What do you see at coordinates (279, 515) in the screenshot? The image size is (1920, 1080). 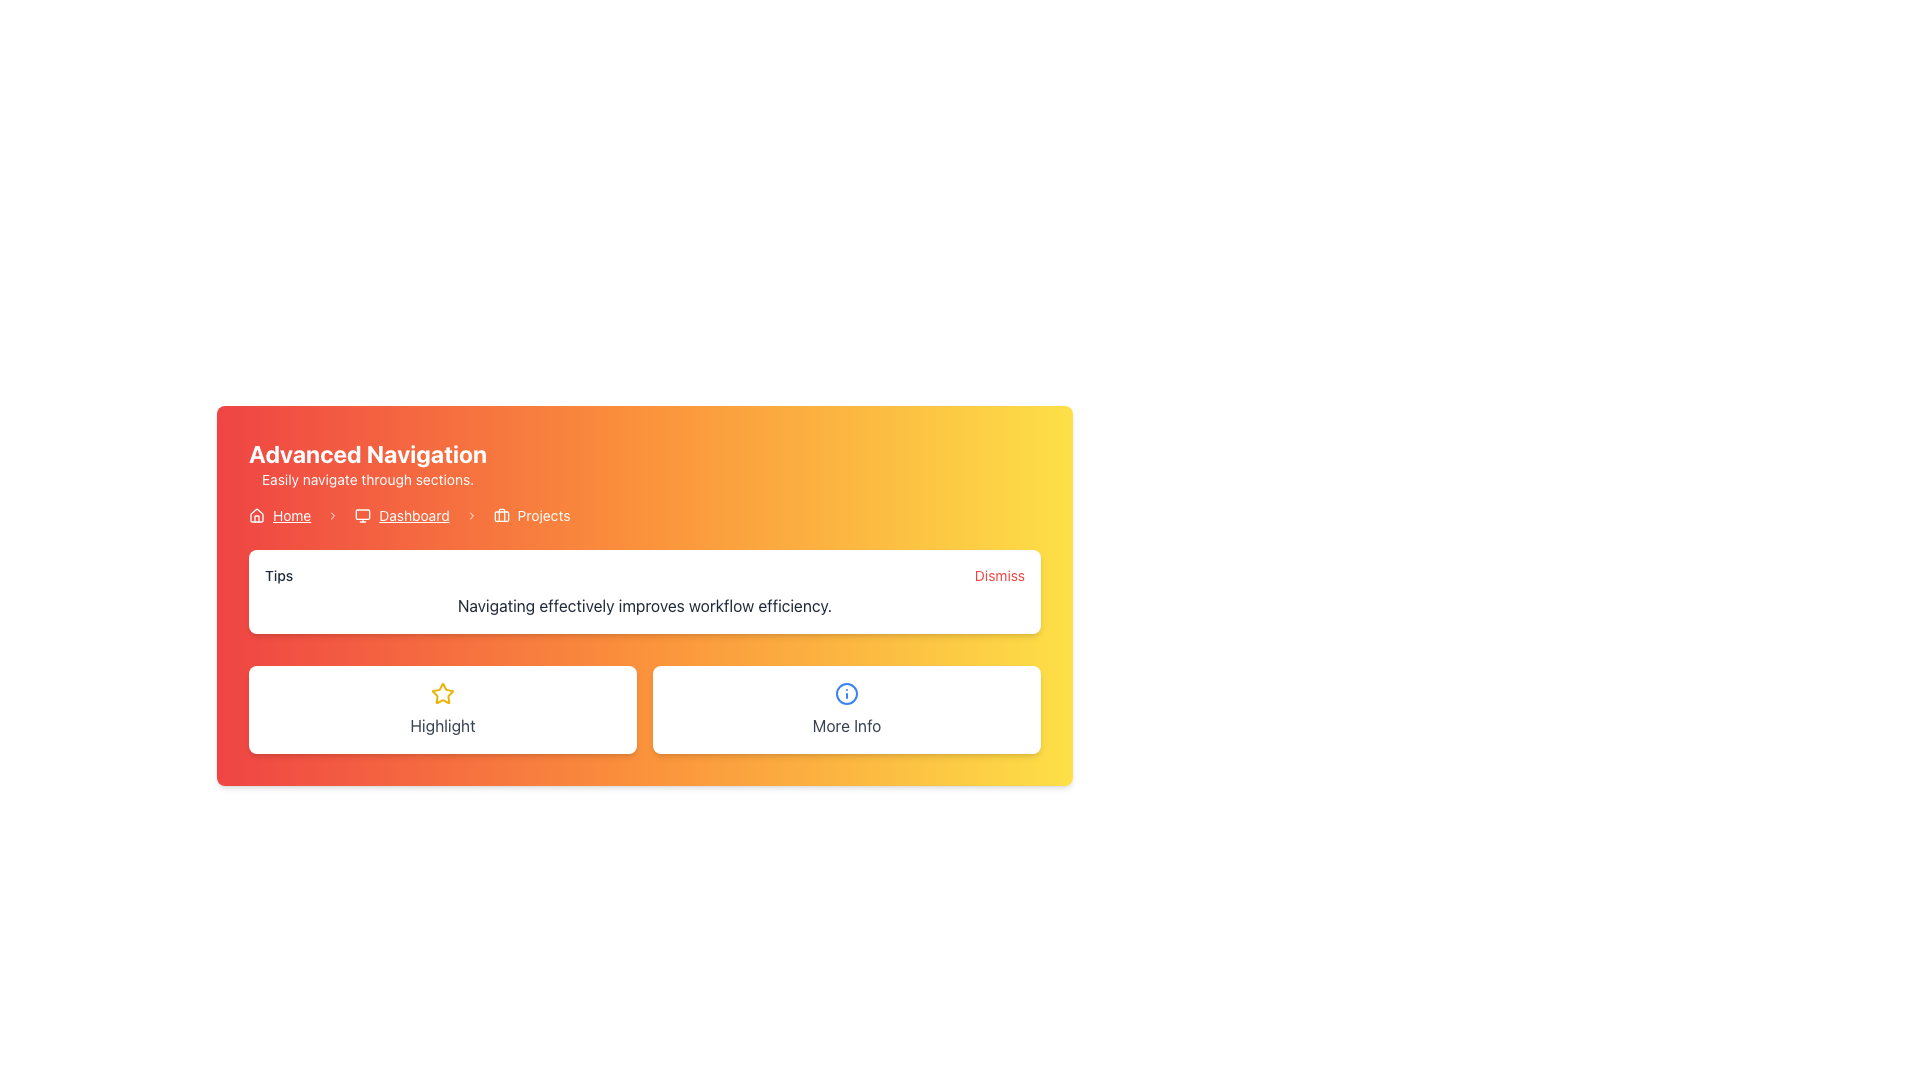 I see `the interactive text link that reads 'Home', which is styled with underlined text and accompanied by a house icon, located in the navigation breadcrumb bar` at bounding box center [279, 515].